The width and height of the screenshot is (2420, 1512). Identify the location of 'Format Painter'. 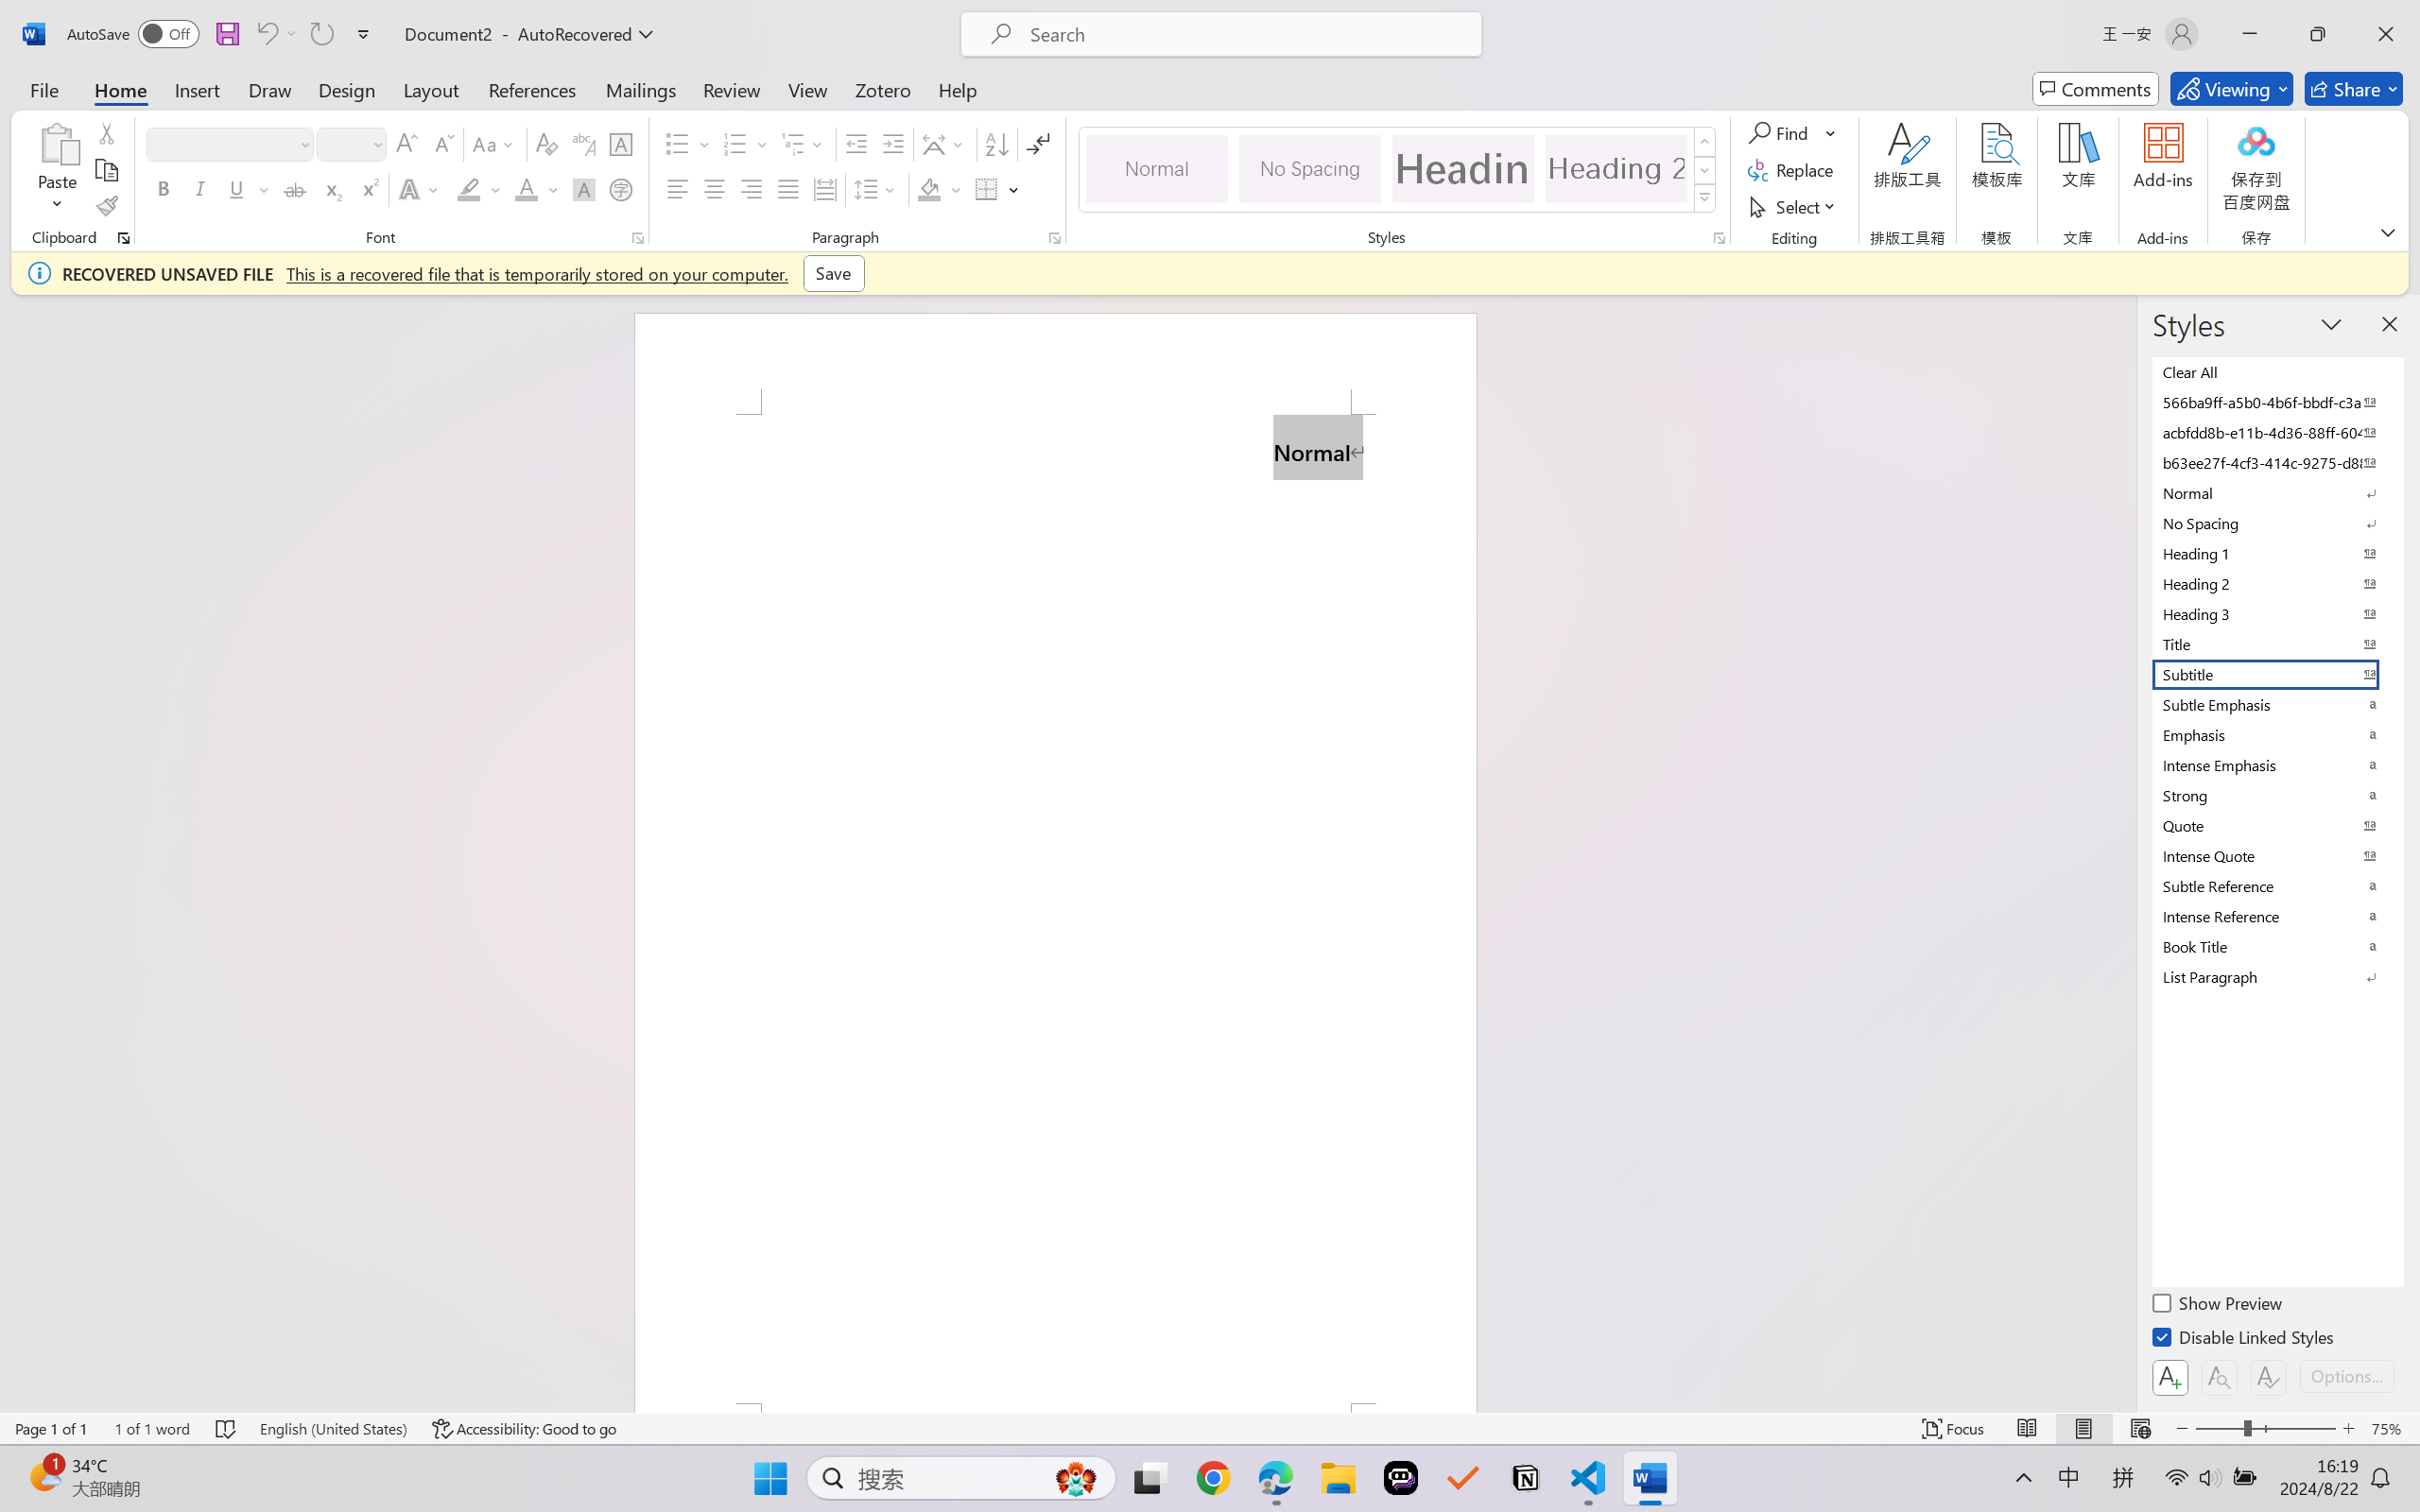
(105, 207).